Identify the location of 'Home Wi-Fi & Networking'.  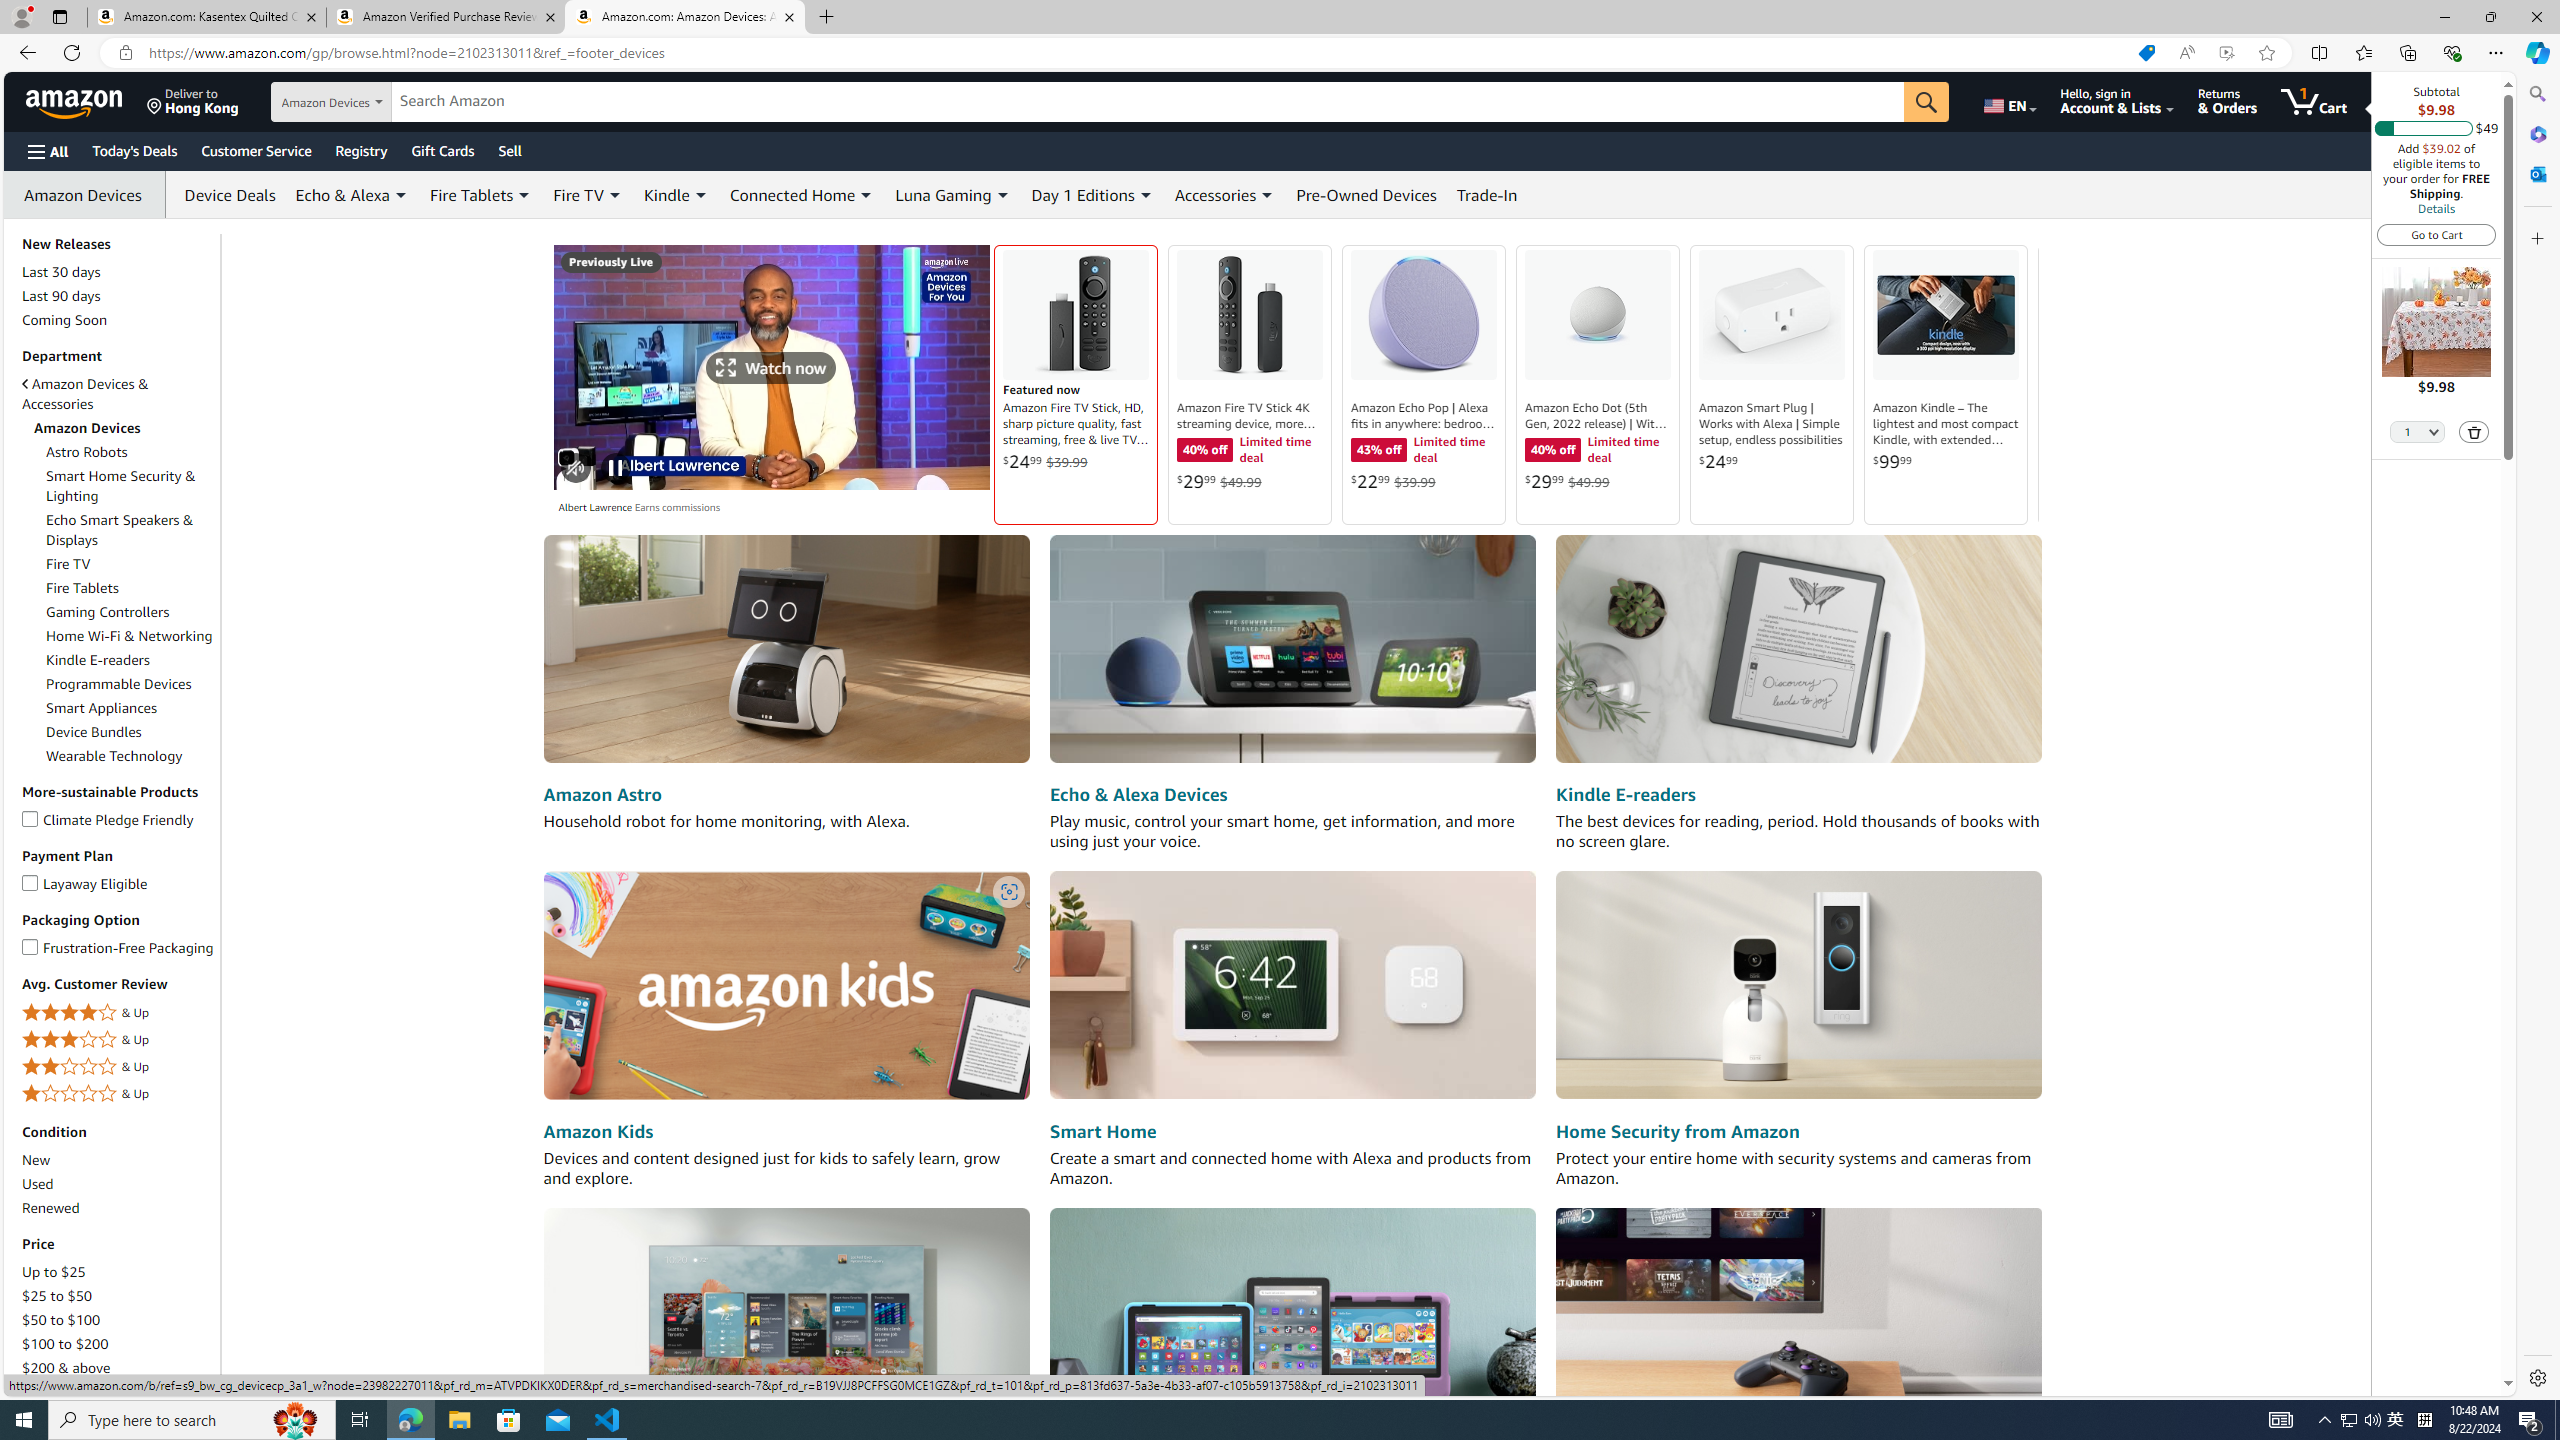
(130, 635).